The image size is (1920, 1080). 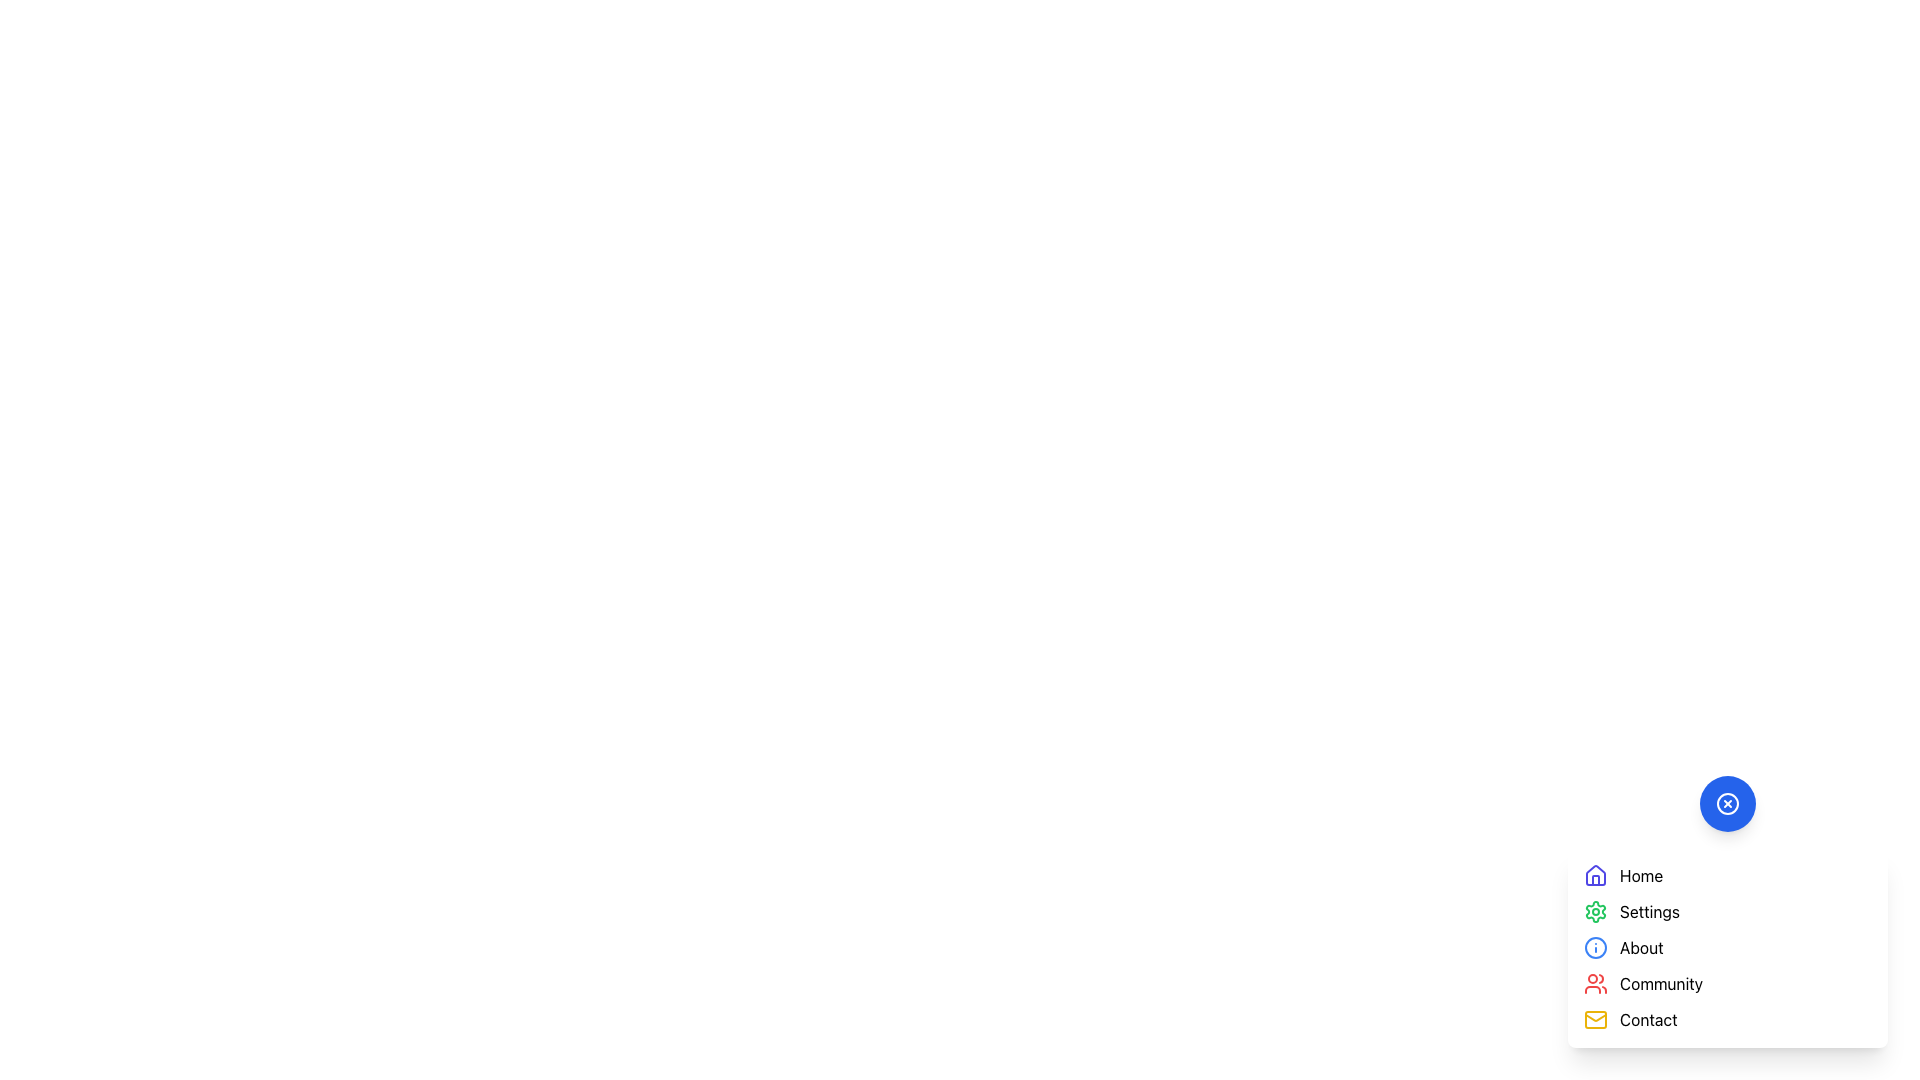 What do you see at coordinates (1595, 982) in the screenshot?
I see `the red icon representing a group of people located next to the 'Community' label in the dropdown menu` at bounding box center [1595, 982].